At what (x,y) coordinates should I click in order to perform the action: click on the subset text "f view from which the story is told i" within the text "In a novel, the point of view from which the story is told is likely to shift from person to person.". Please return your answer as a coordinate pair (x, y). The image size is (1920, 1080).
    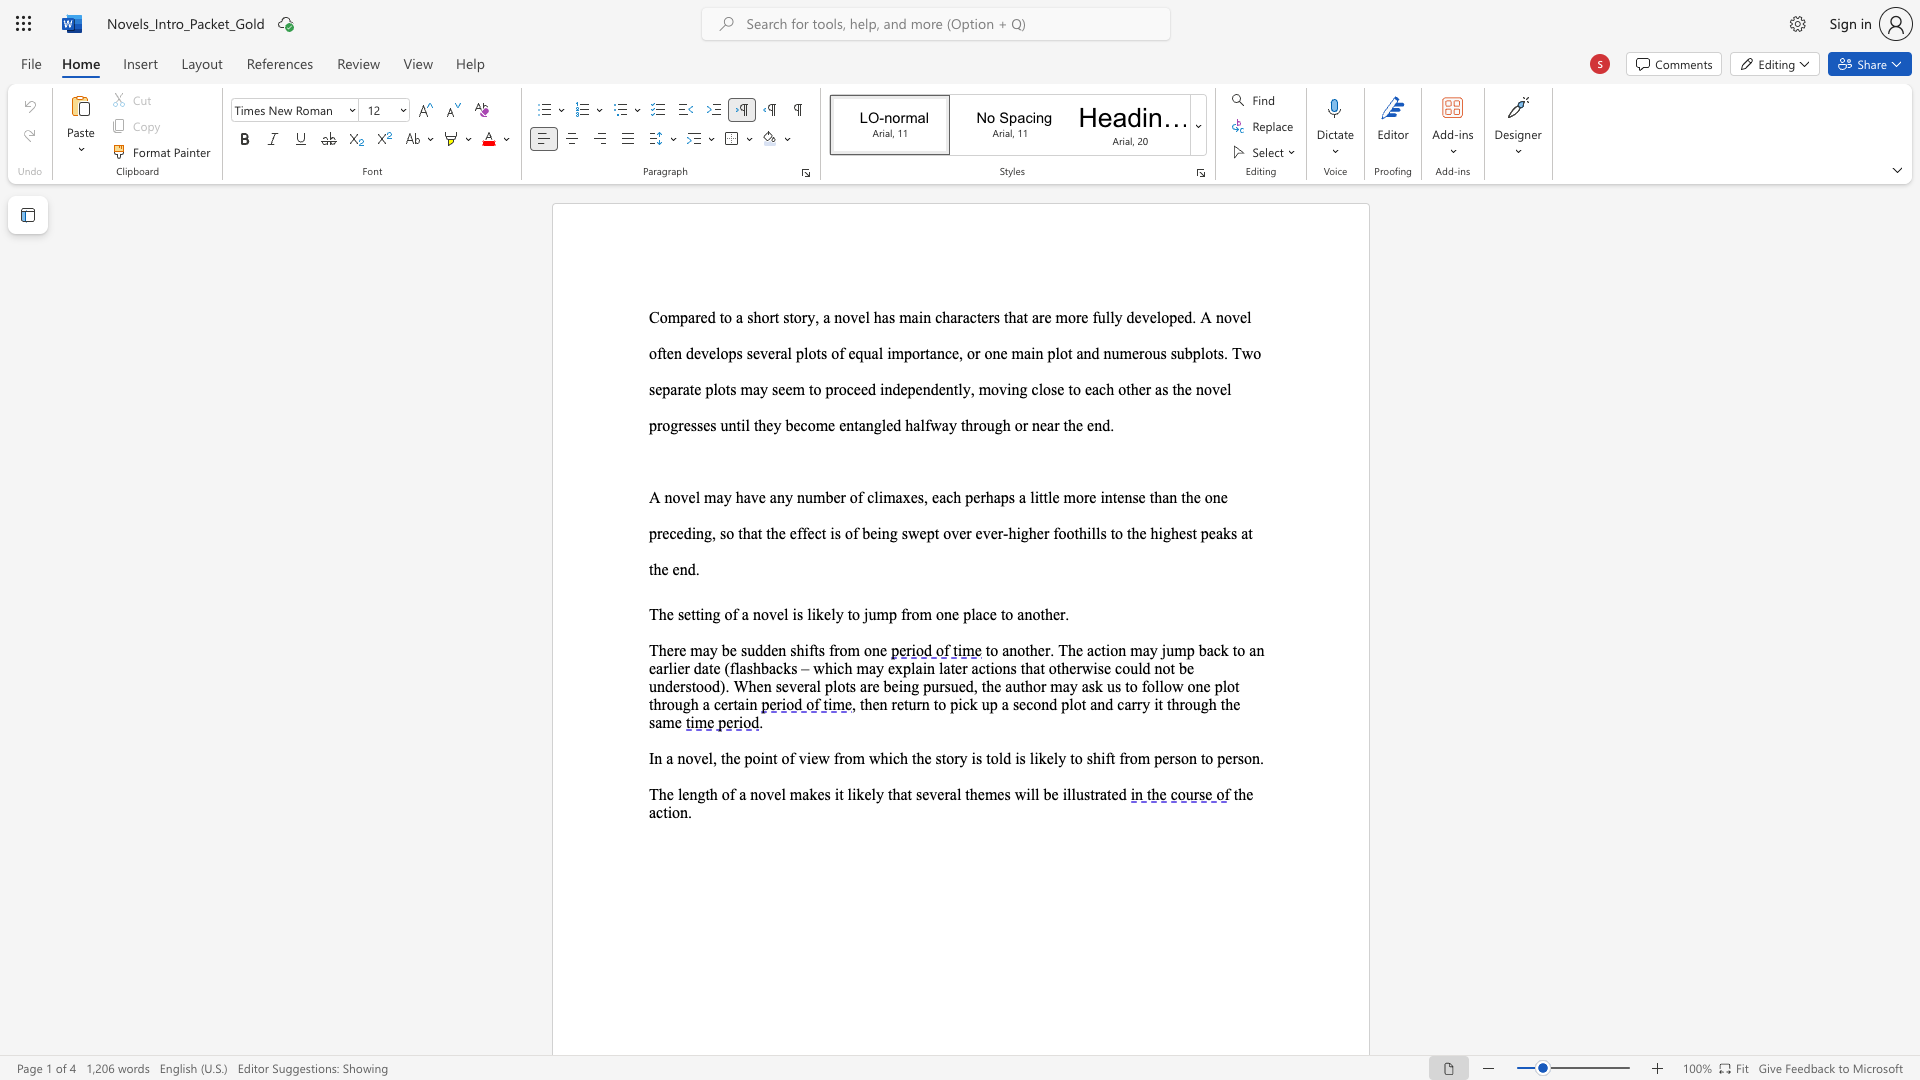
    Looking at the image, I should click on (788, 758).